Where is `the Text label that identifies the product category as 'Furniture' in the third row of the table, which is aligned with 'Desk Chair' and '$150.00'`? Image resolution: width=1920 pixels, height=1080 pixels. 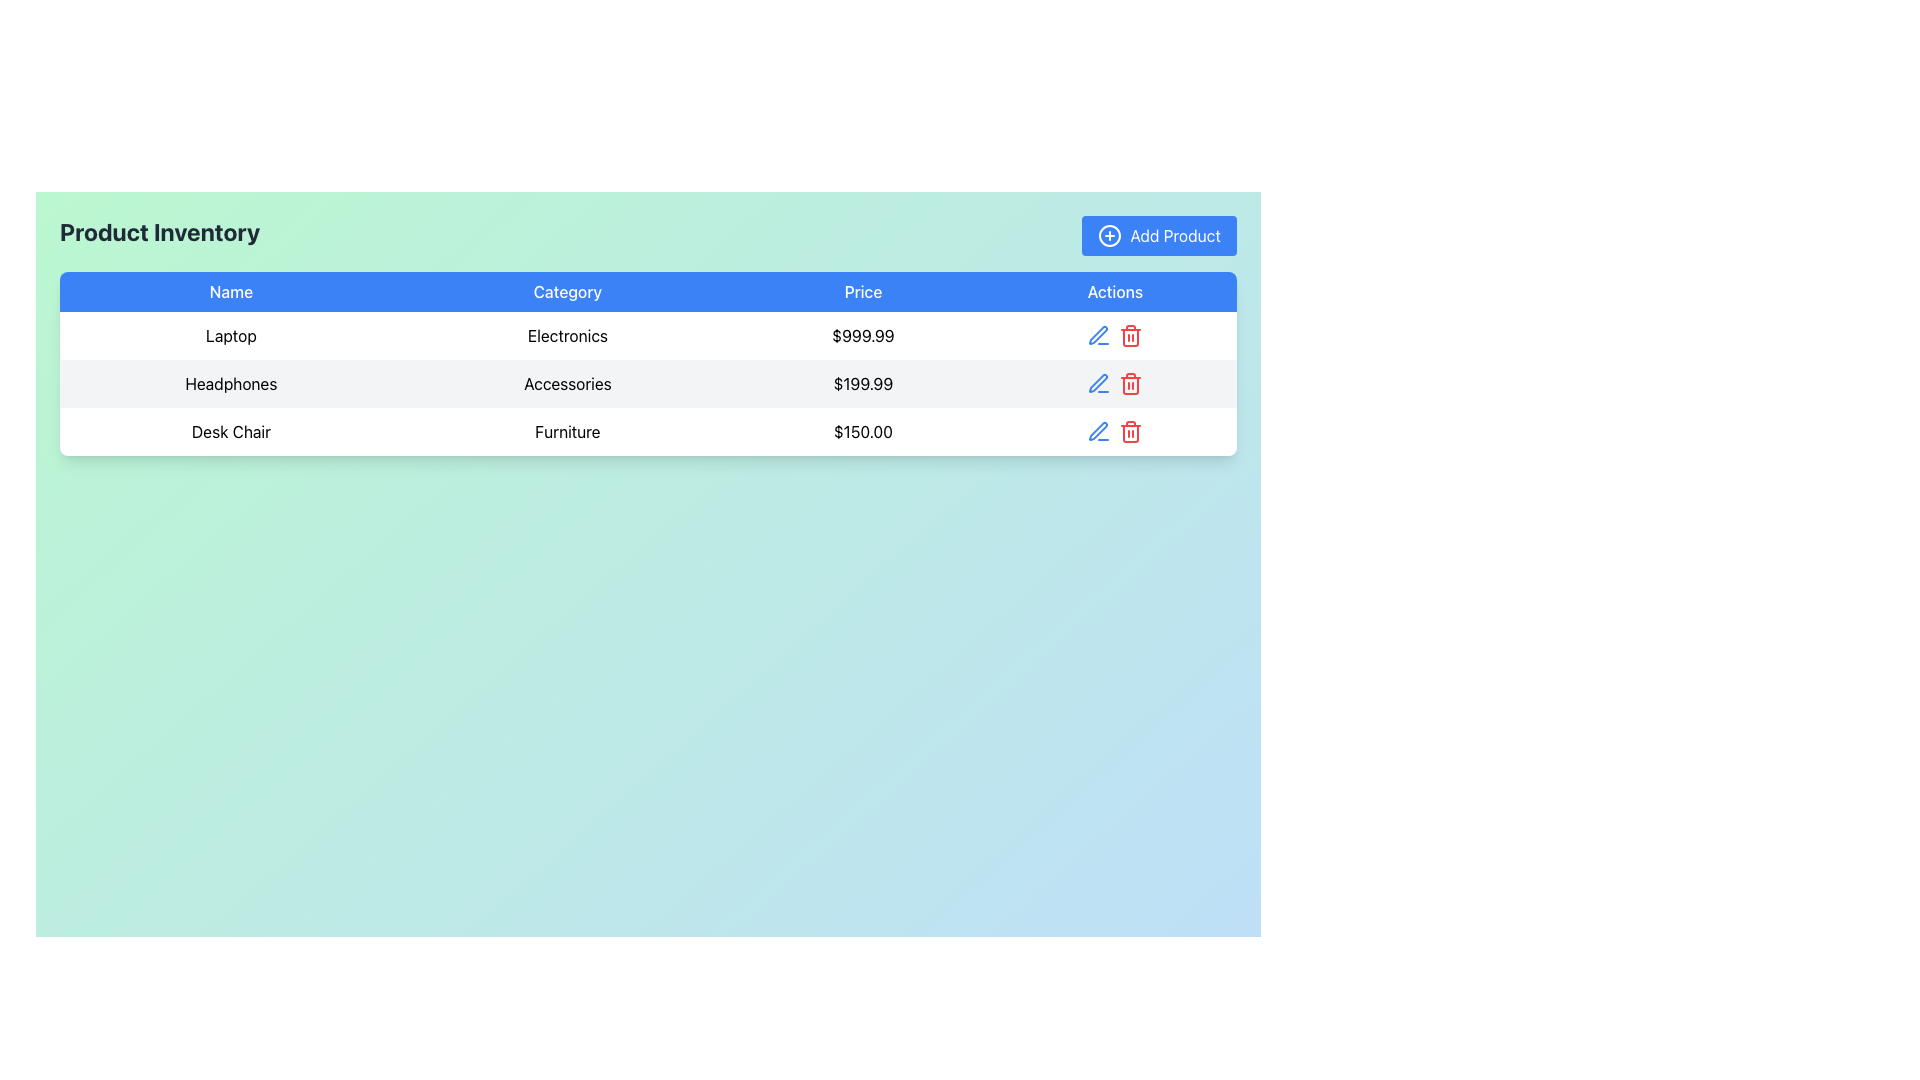
the Text label that identifies the product category as 'Furniture' in the third row of the table, which is aligned with 'Desk Chair' and '$150.00' is located at coordinates (566, 431).